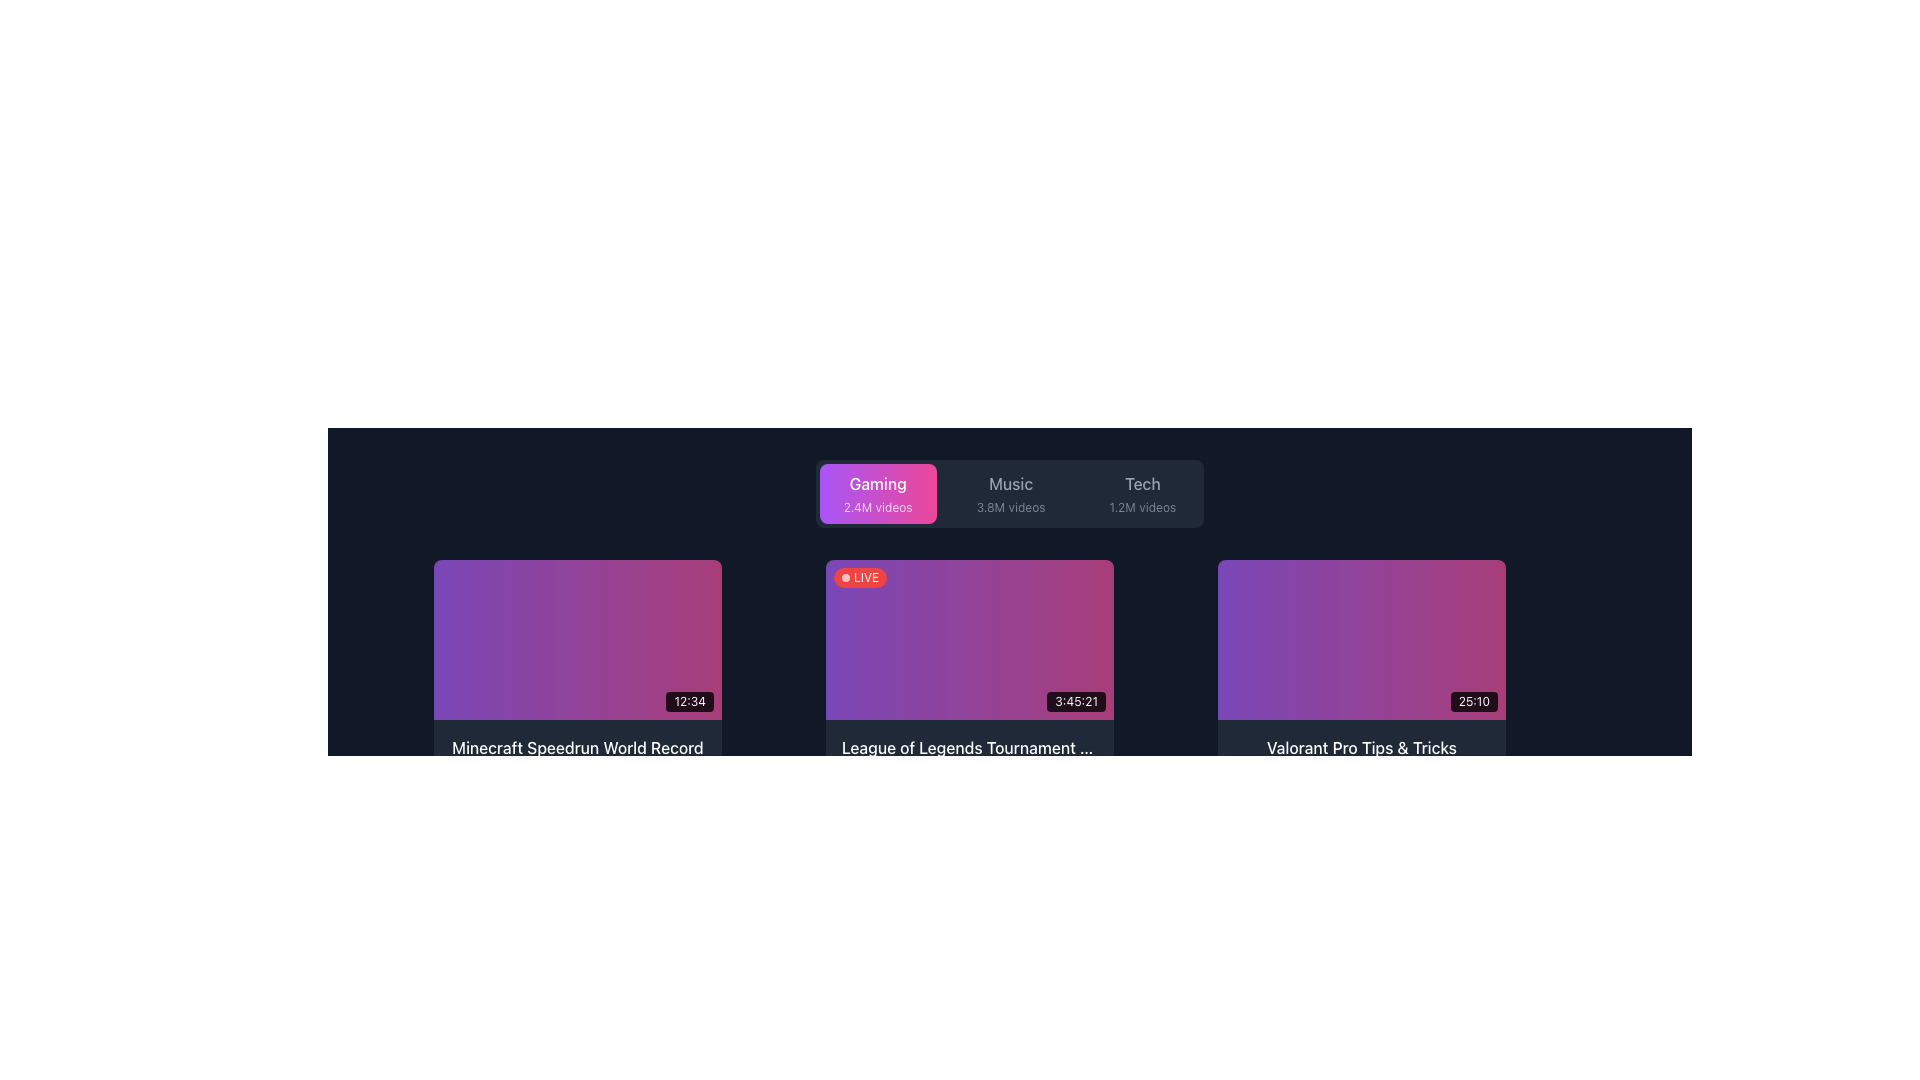 The height and width of the screenshot is (1080, 1920). Describe the element at coordinates (969, 762) in the screenshot. I see `the textual display element that shows 'League of Legends Tournament Finals' with the value '850K' to trigger the tooltip or focus` at that location.